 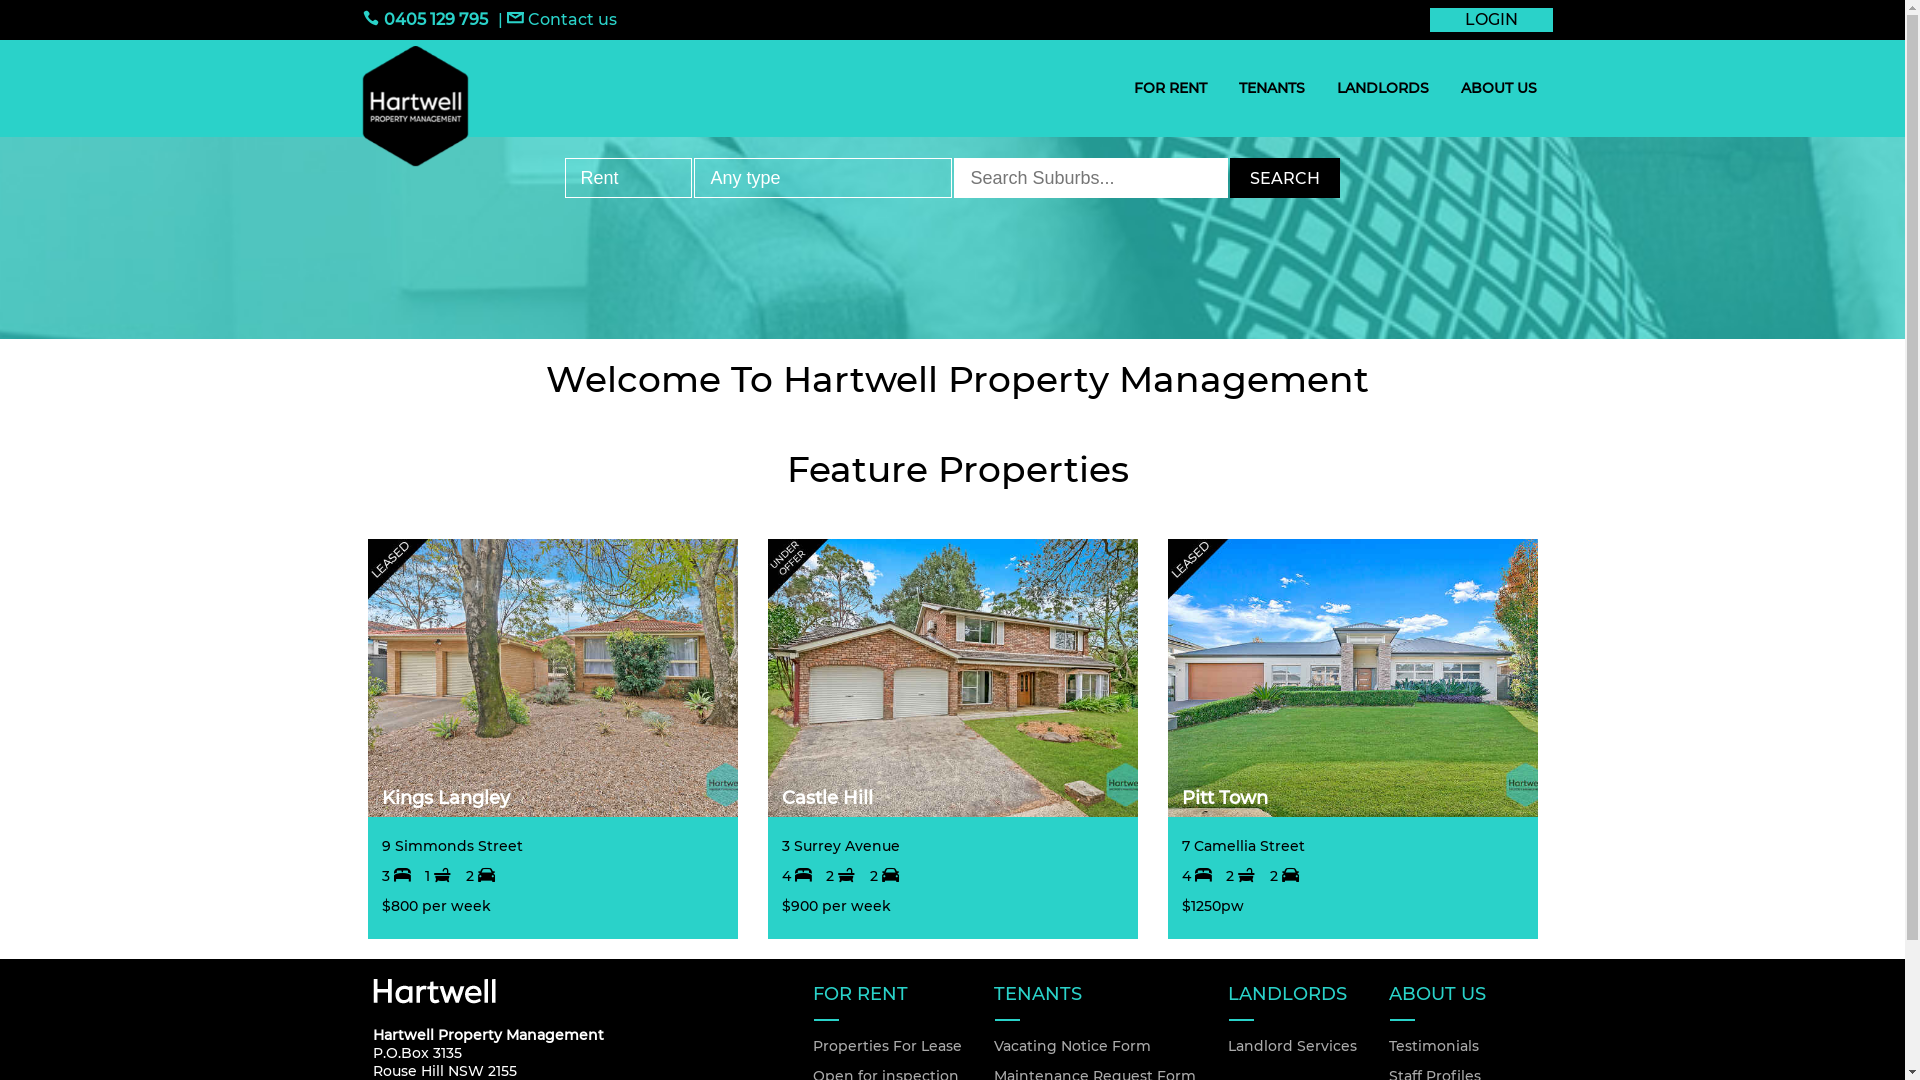 I want to click on 'SEARCH', so click(x=1285, y=176).